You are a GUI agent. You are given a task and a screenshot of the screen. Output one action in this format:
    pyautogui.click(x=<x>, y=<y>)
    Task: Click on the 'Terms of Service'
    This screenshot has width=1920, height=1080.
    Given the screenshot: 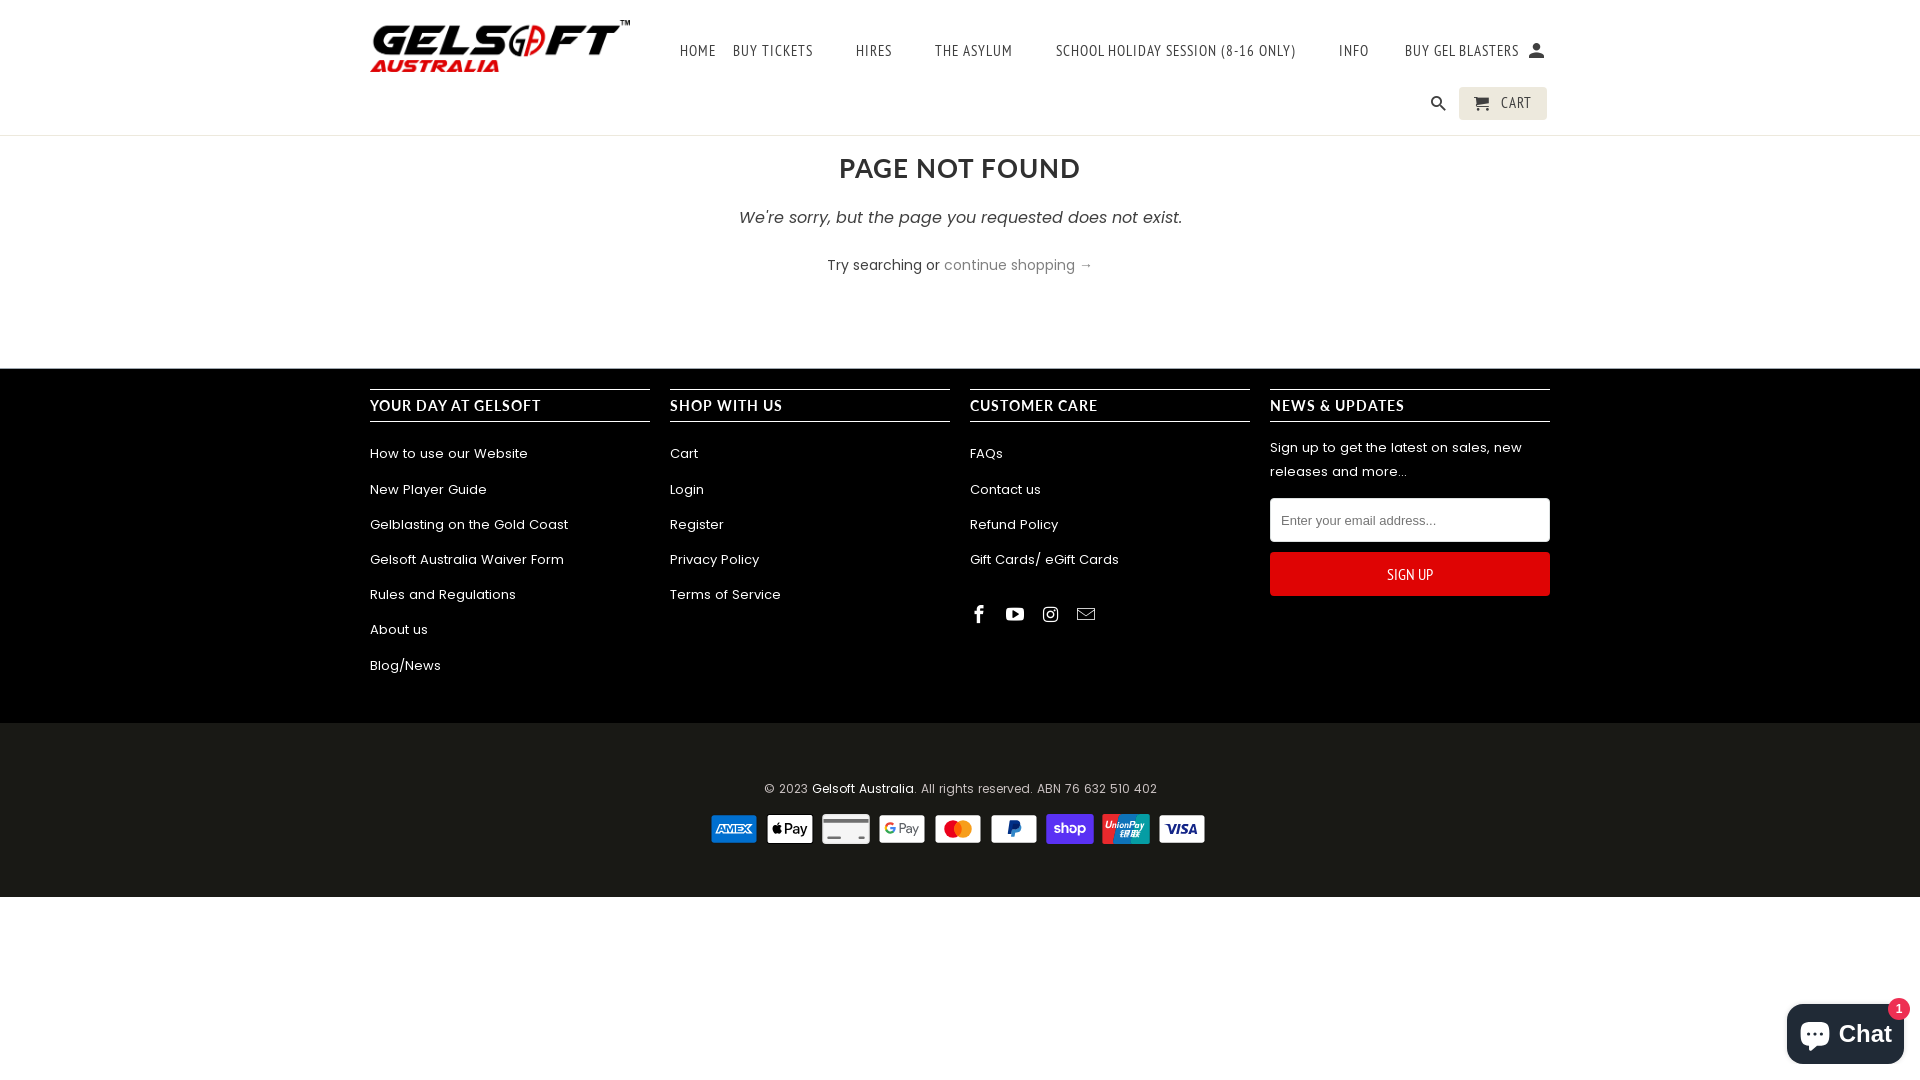 What is the action you would take?
    pyautogui.click(x=724, y=593)
    